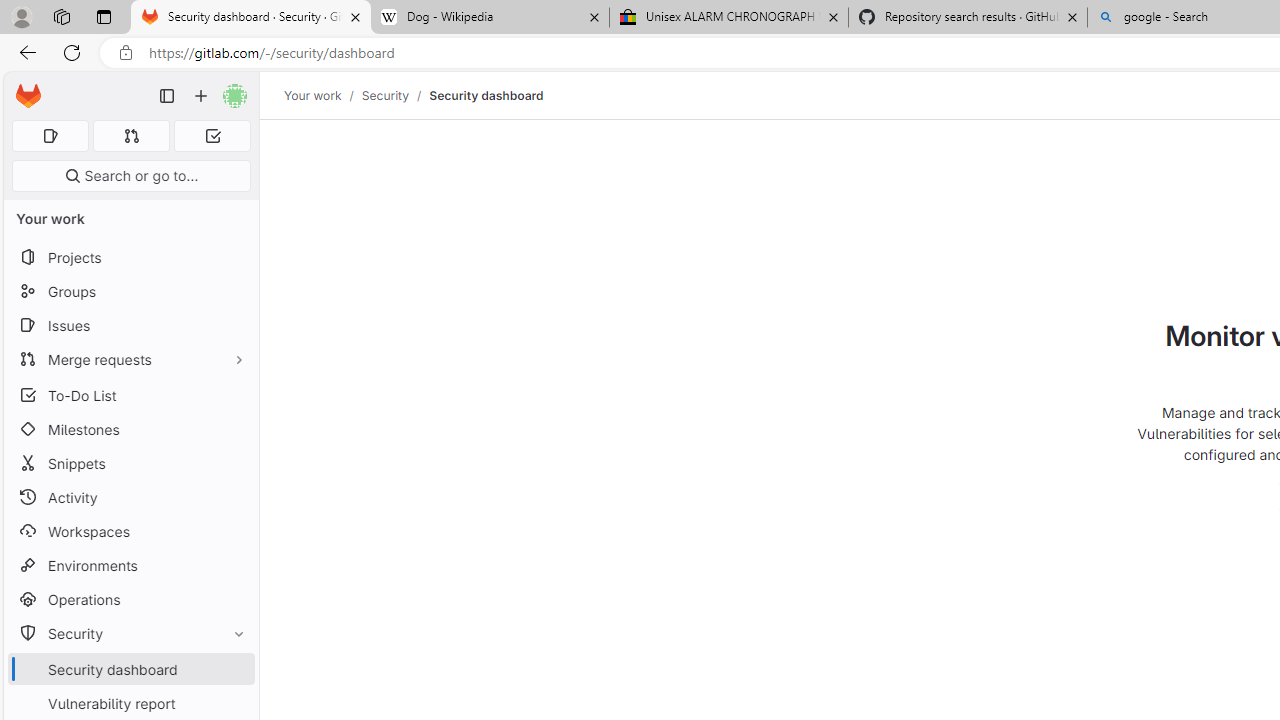 The width and height of the screenshot is (1280, 720). Describe the element at coordinates (311, 95) in the screenshot. I see `'Your work'` at that location.